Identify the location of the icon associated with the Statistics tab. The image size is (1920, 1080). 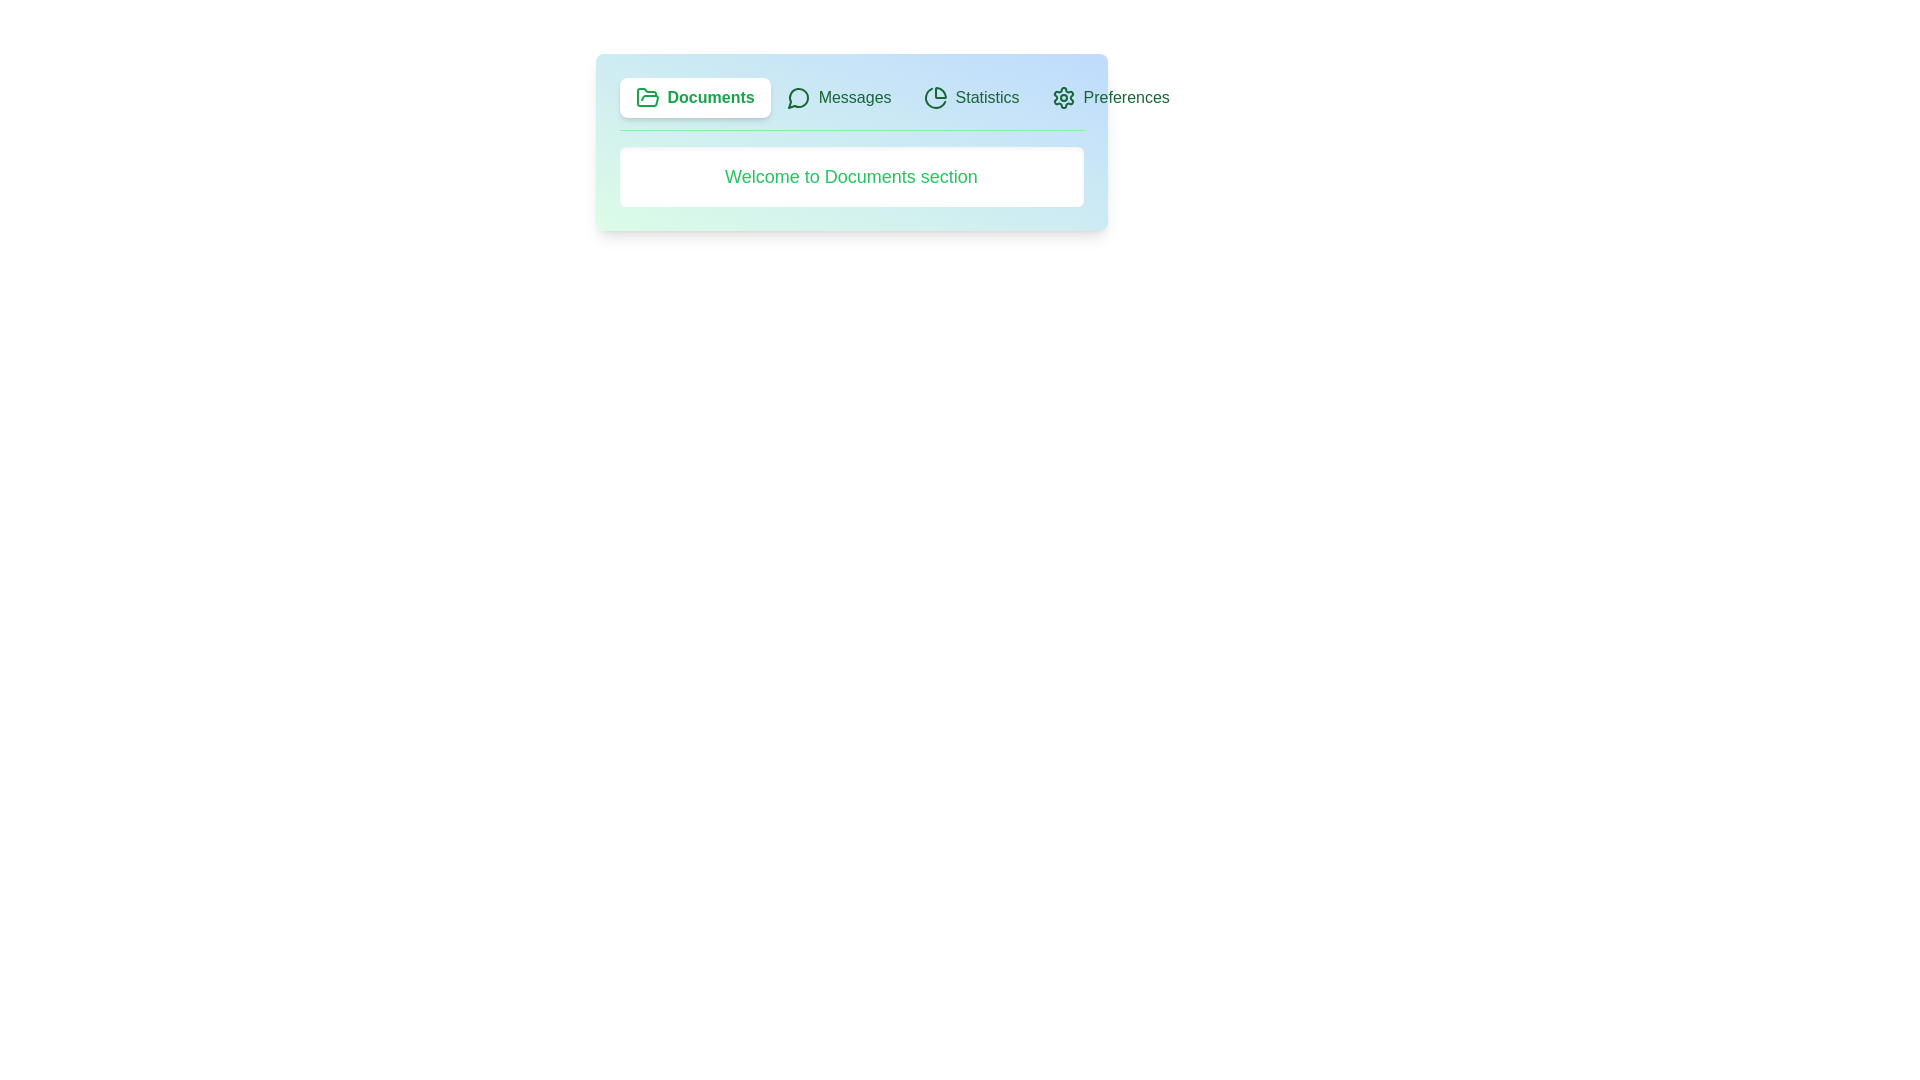
(934, 97).